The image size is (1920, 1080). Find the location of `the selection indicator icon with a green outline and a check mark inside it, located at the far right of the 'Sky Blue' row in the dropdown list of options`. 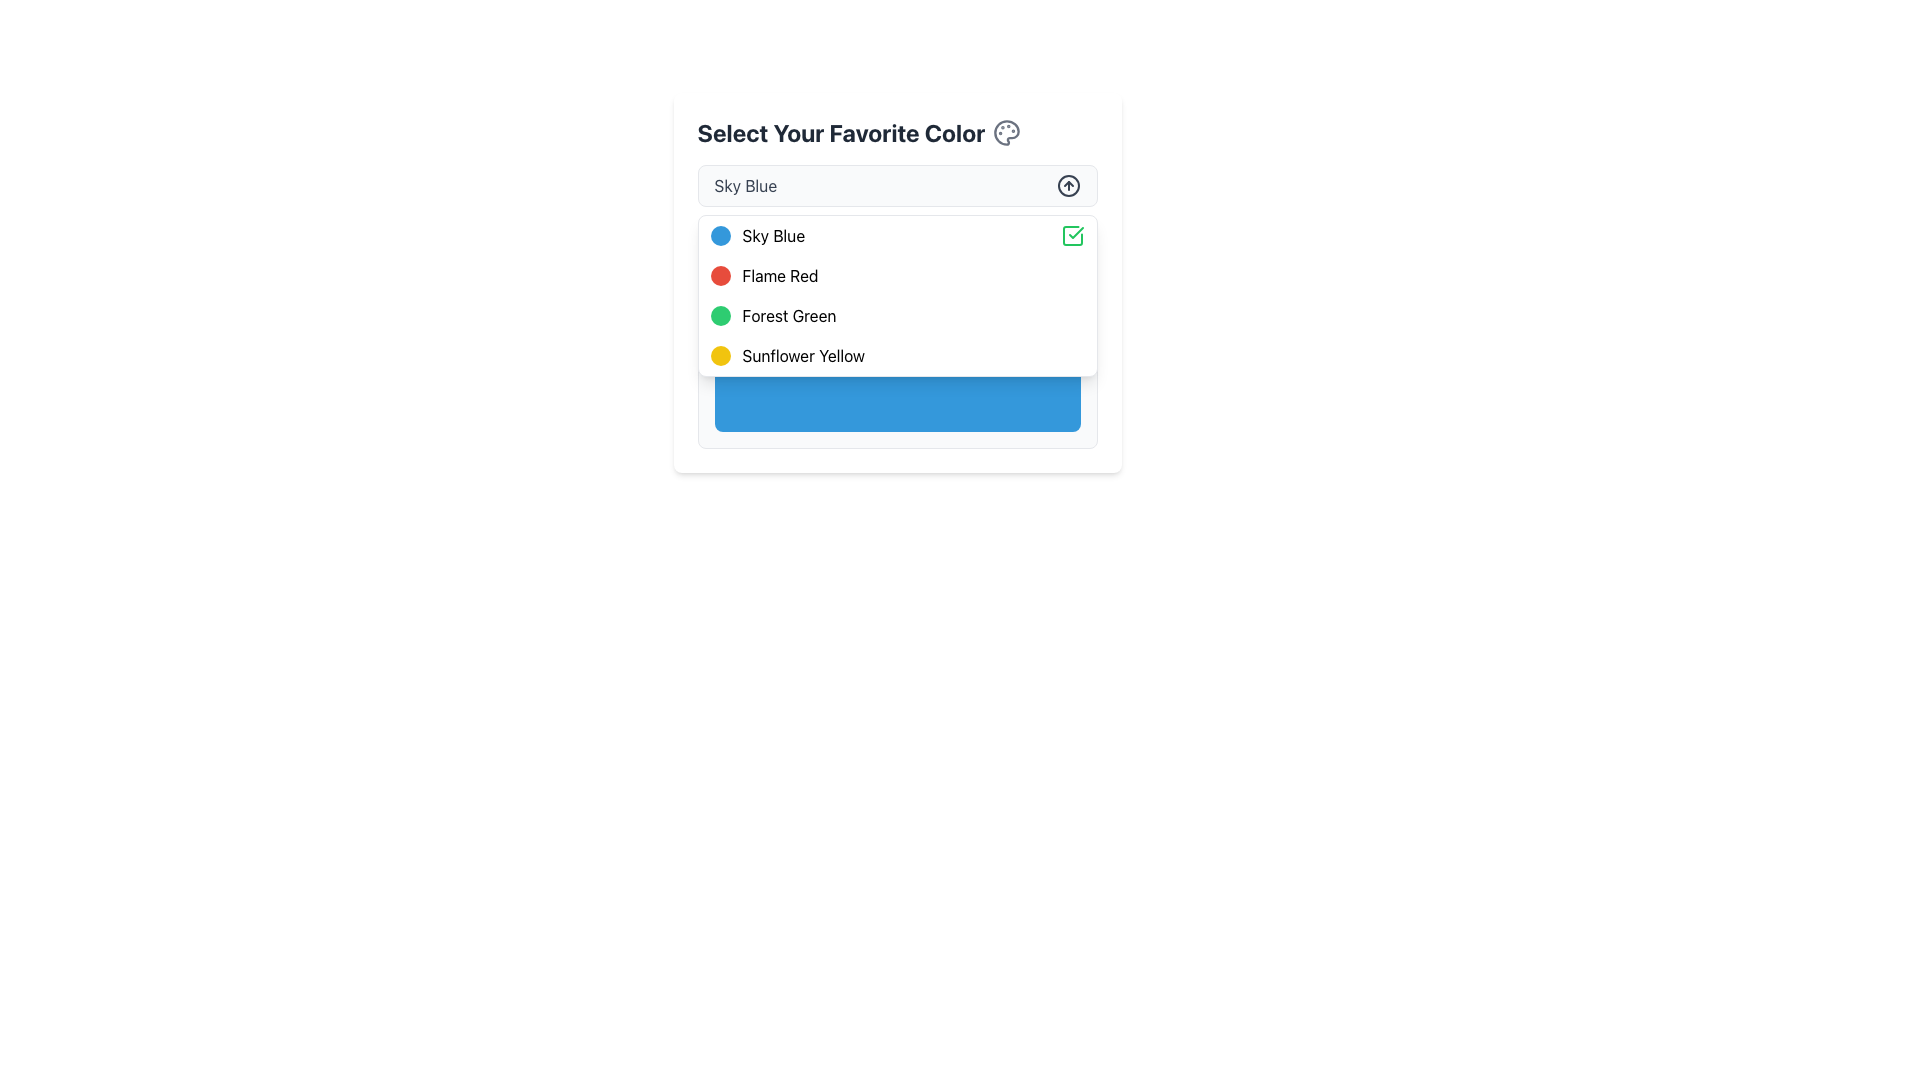

the selection indicator icon with a green outline and a check mark inside it, located at the far right of the 'Sky Blue' row in the dropdown list of options is located at coordinates (1071, 234).